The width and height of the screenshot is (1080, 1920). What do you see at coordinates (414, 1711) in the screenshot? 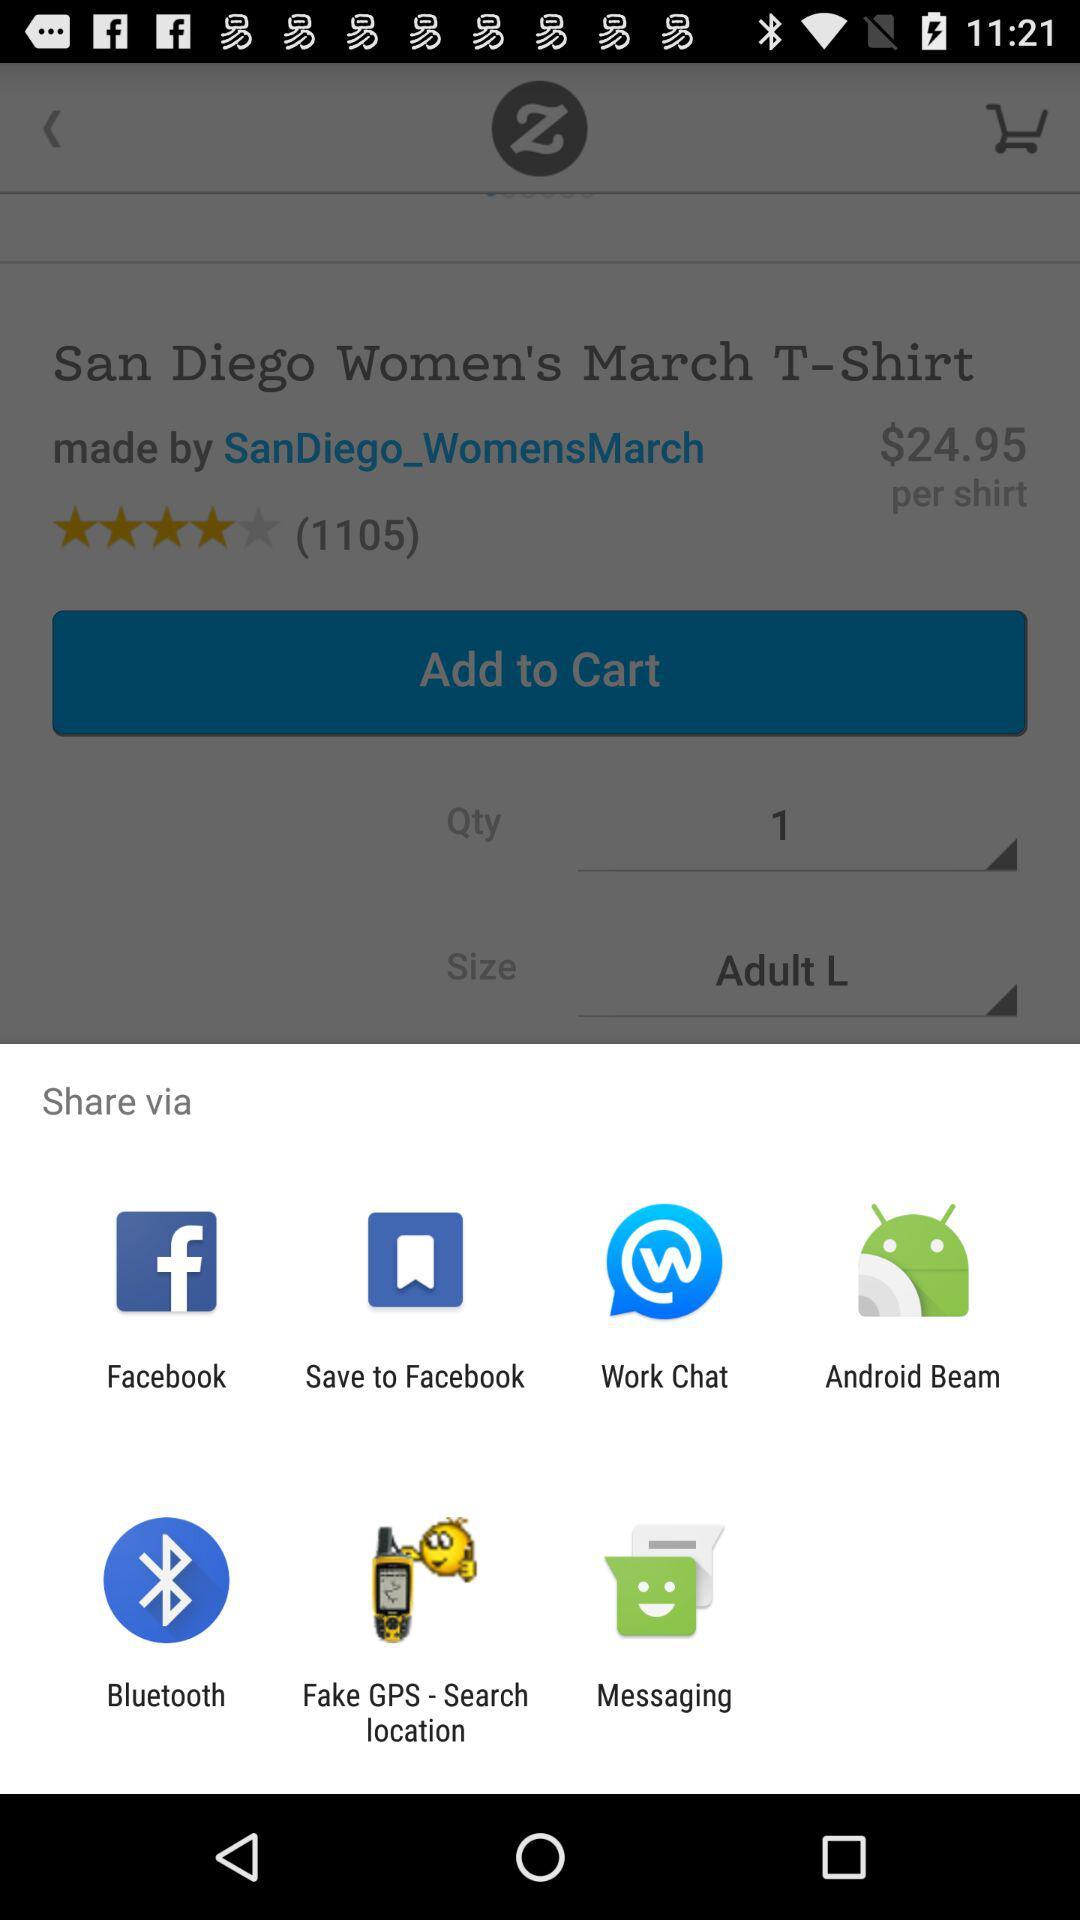
I see `the fake gps search icon` at bounding box center [414, 1711].